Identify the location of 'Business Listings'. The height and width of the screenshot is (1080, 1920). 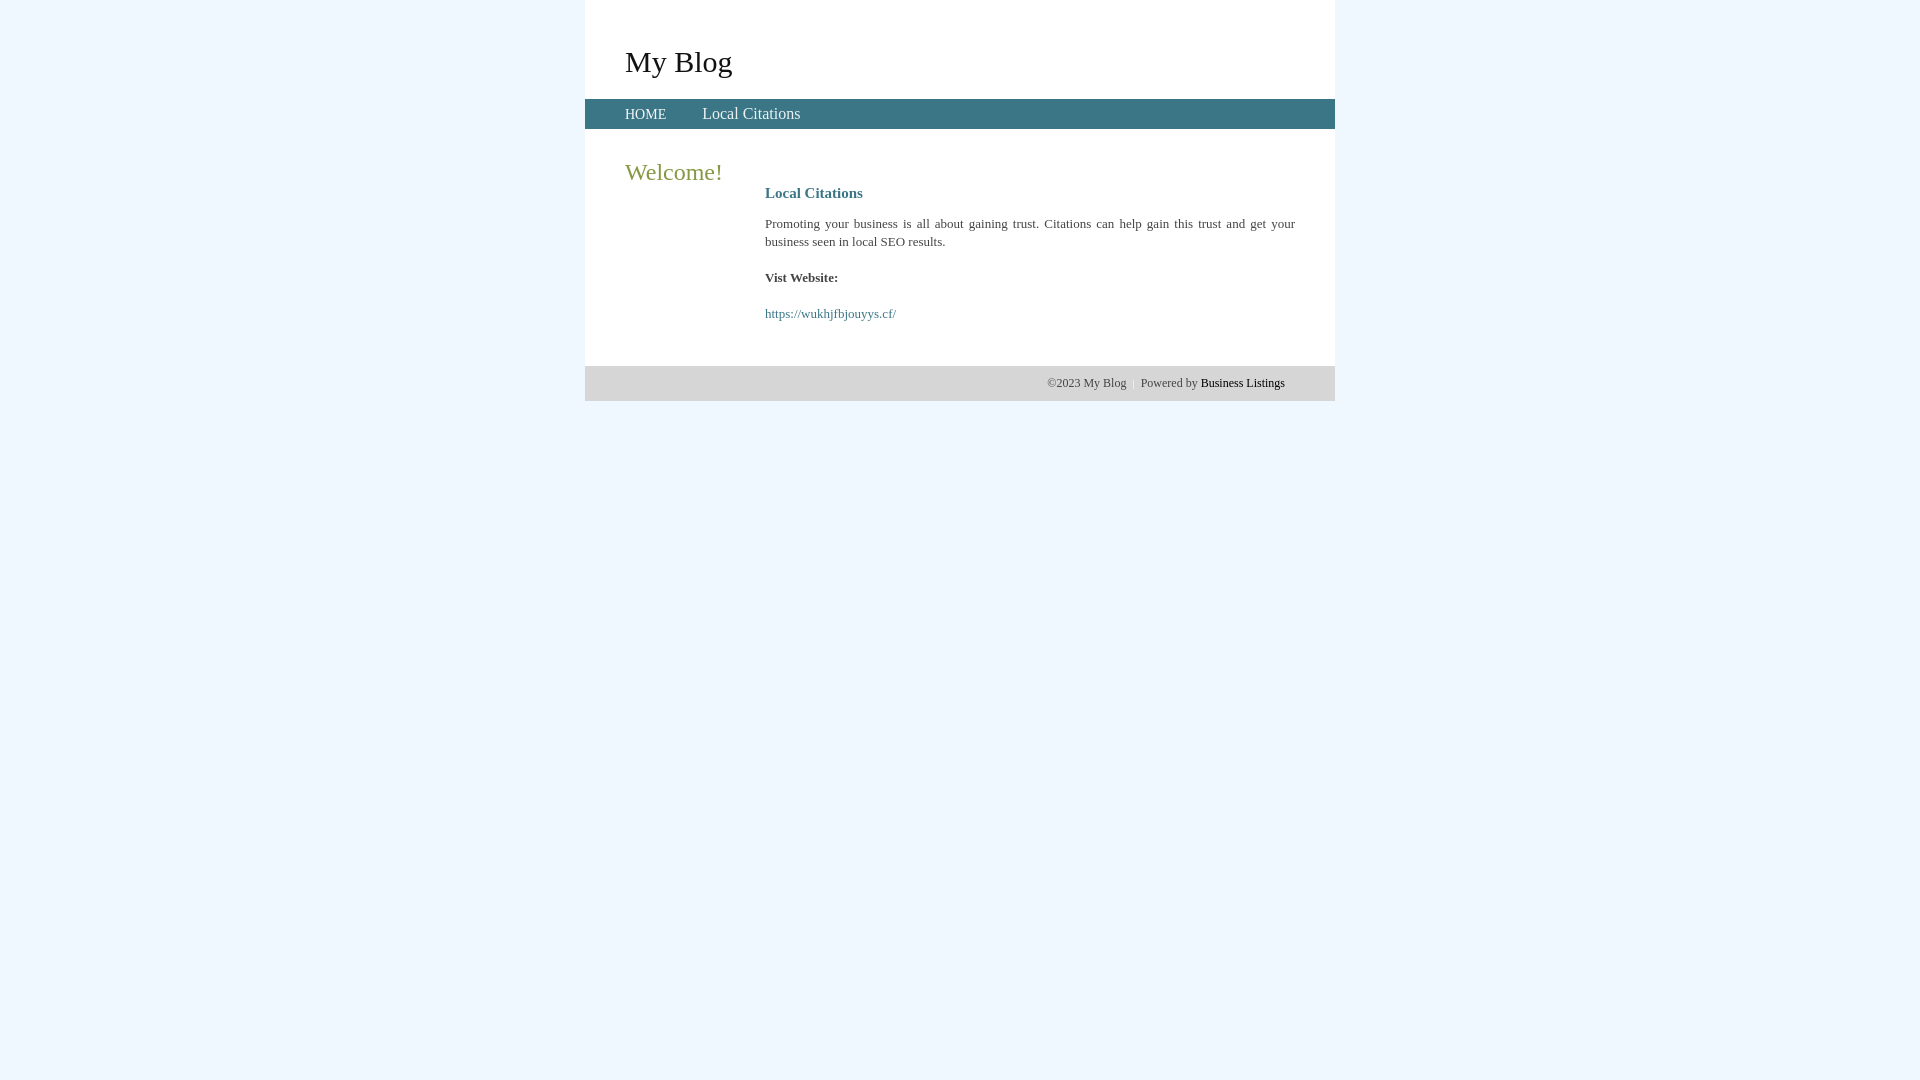
(1242, 382).